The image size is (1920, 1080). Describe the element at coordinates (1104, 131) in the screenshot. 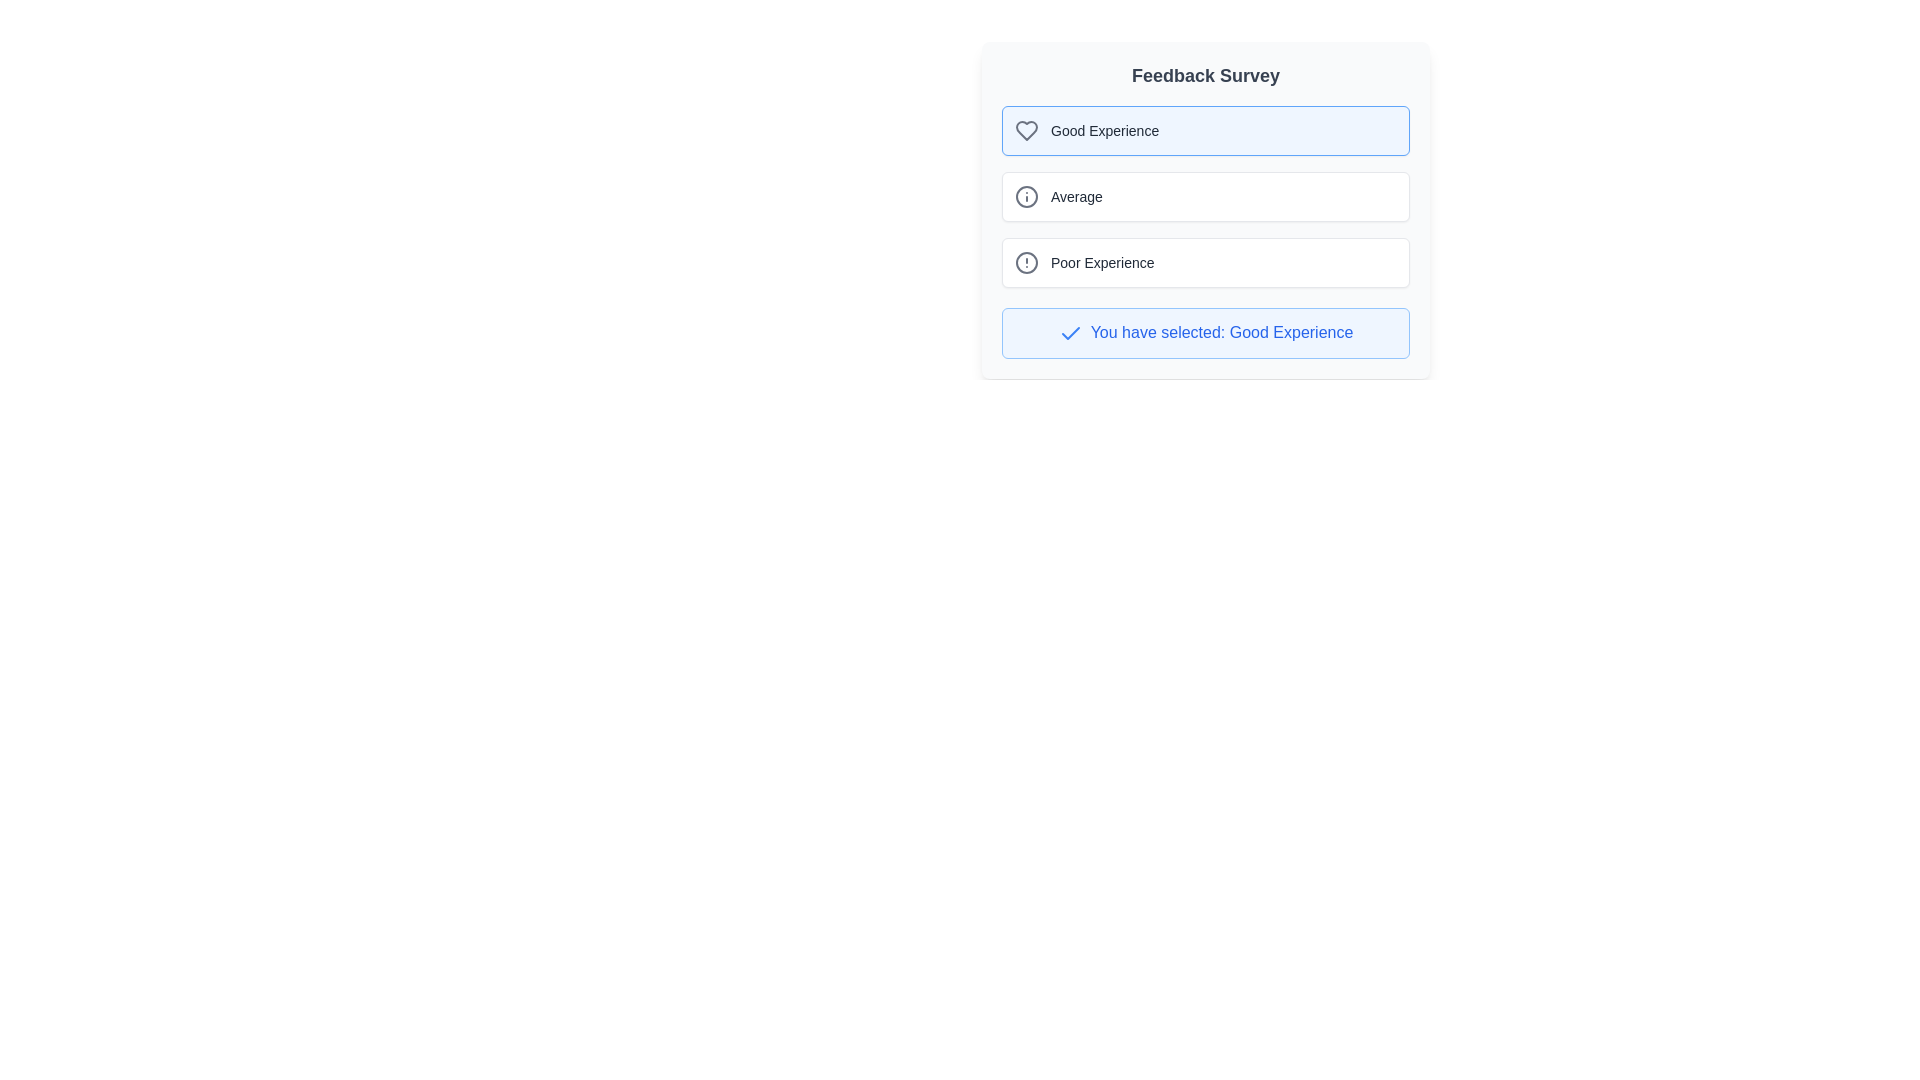

I see `the text label reading 'Good Experience' which is part of a feedback survey form, located to the right of a heart-shaped icon` at that location.